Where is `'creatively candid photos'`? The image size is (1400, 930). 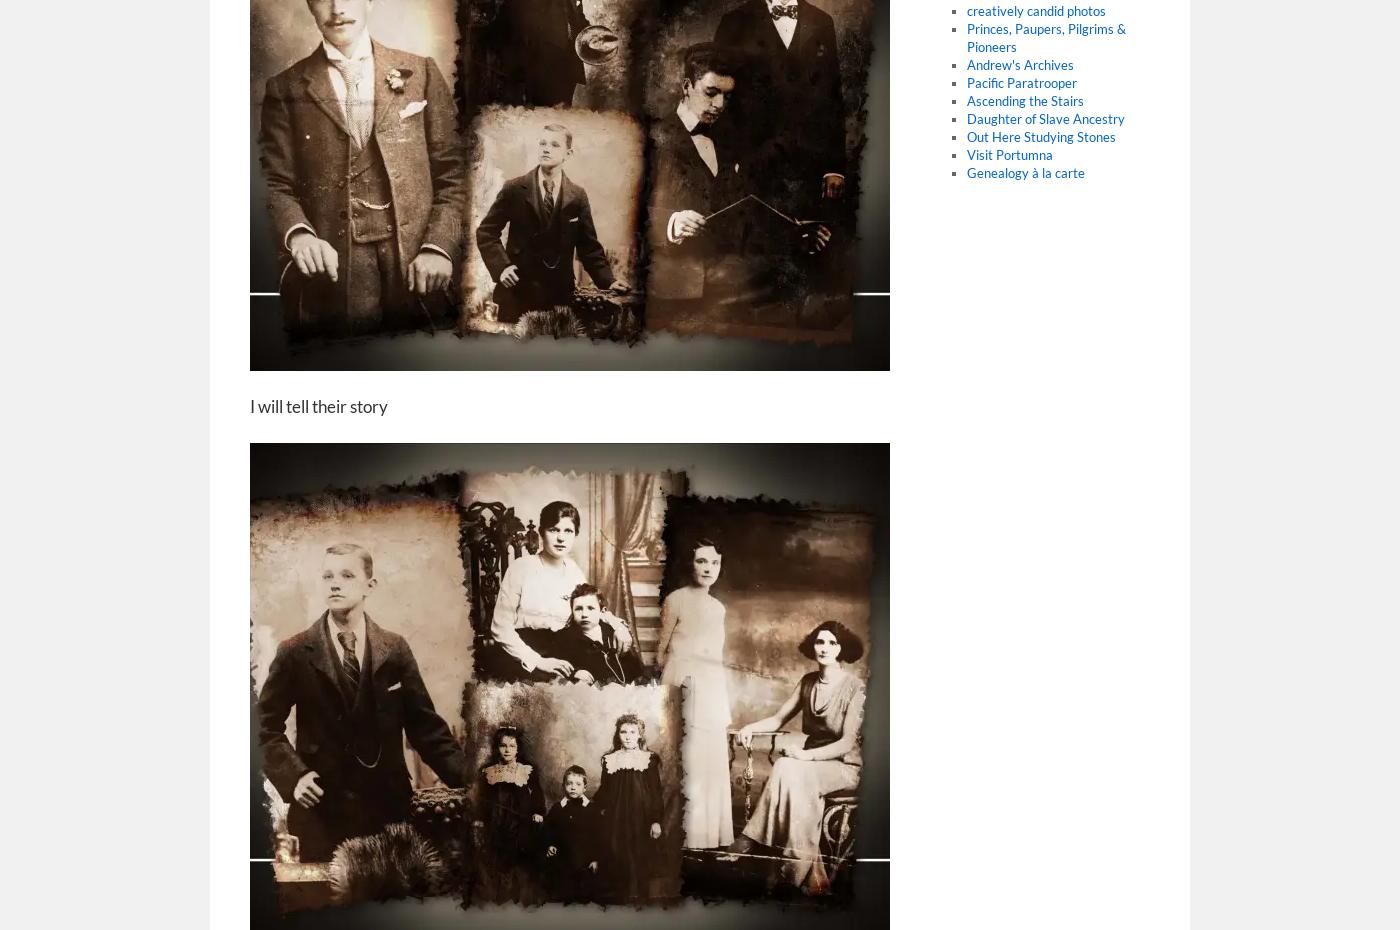
'creatively candid photos' is located at coordinates (1035, 9).